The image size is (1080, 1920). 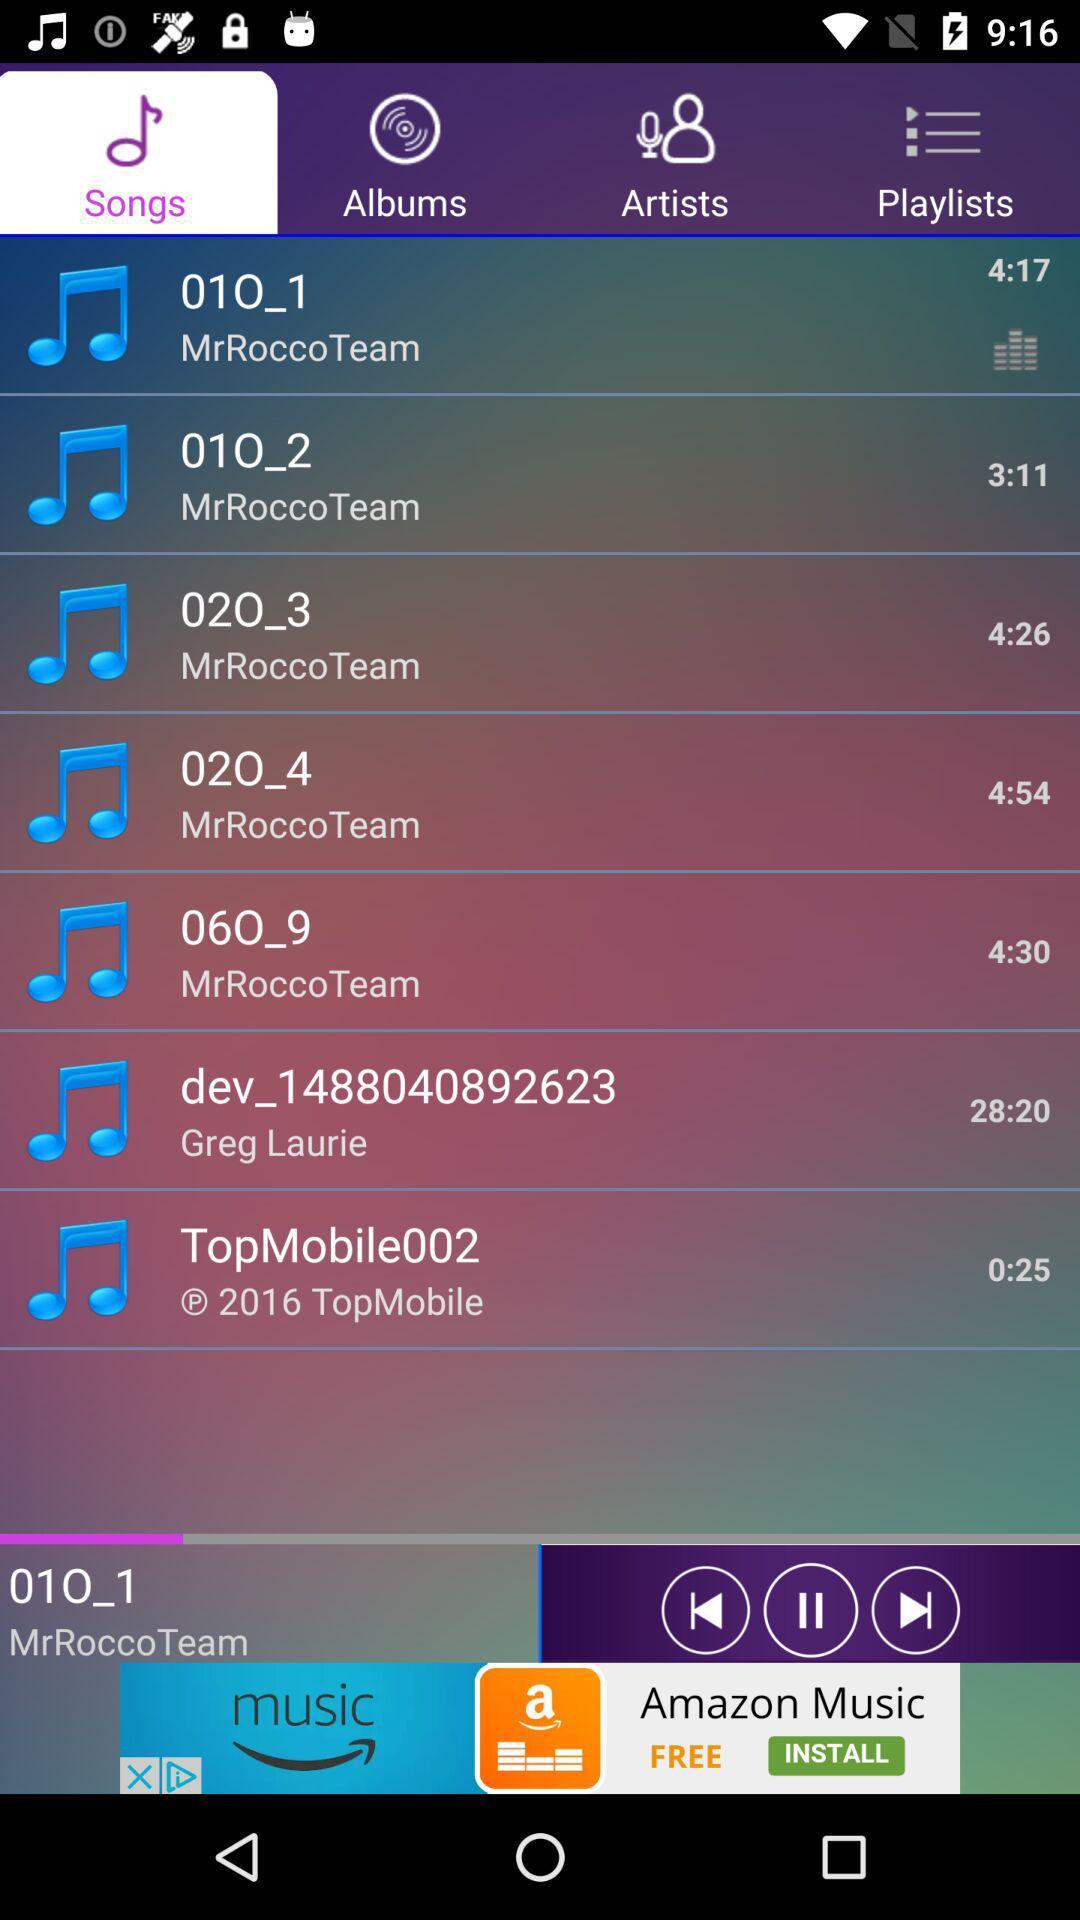 What do you see at coordinates (915, 1610) in the screenshot?
I see `next song` at bounding box center [915, 1610].